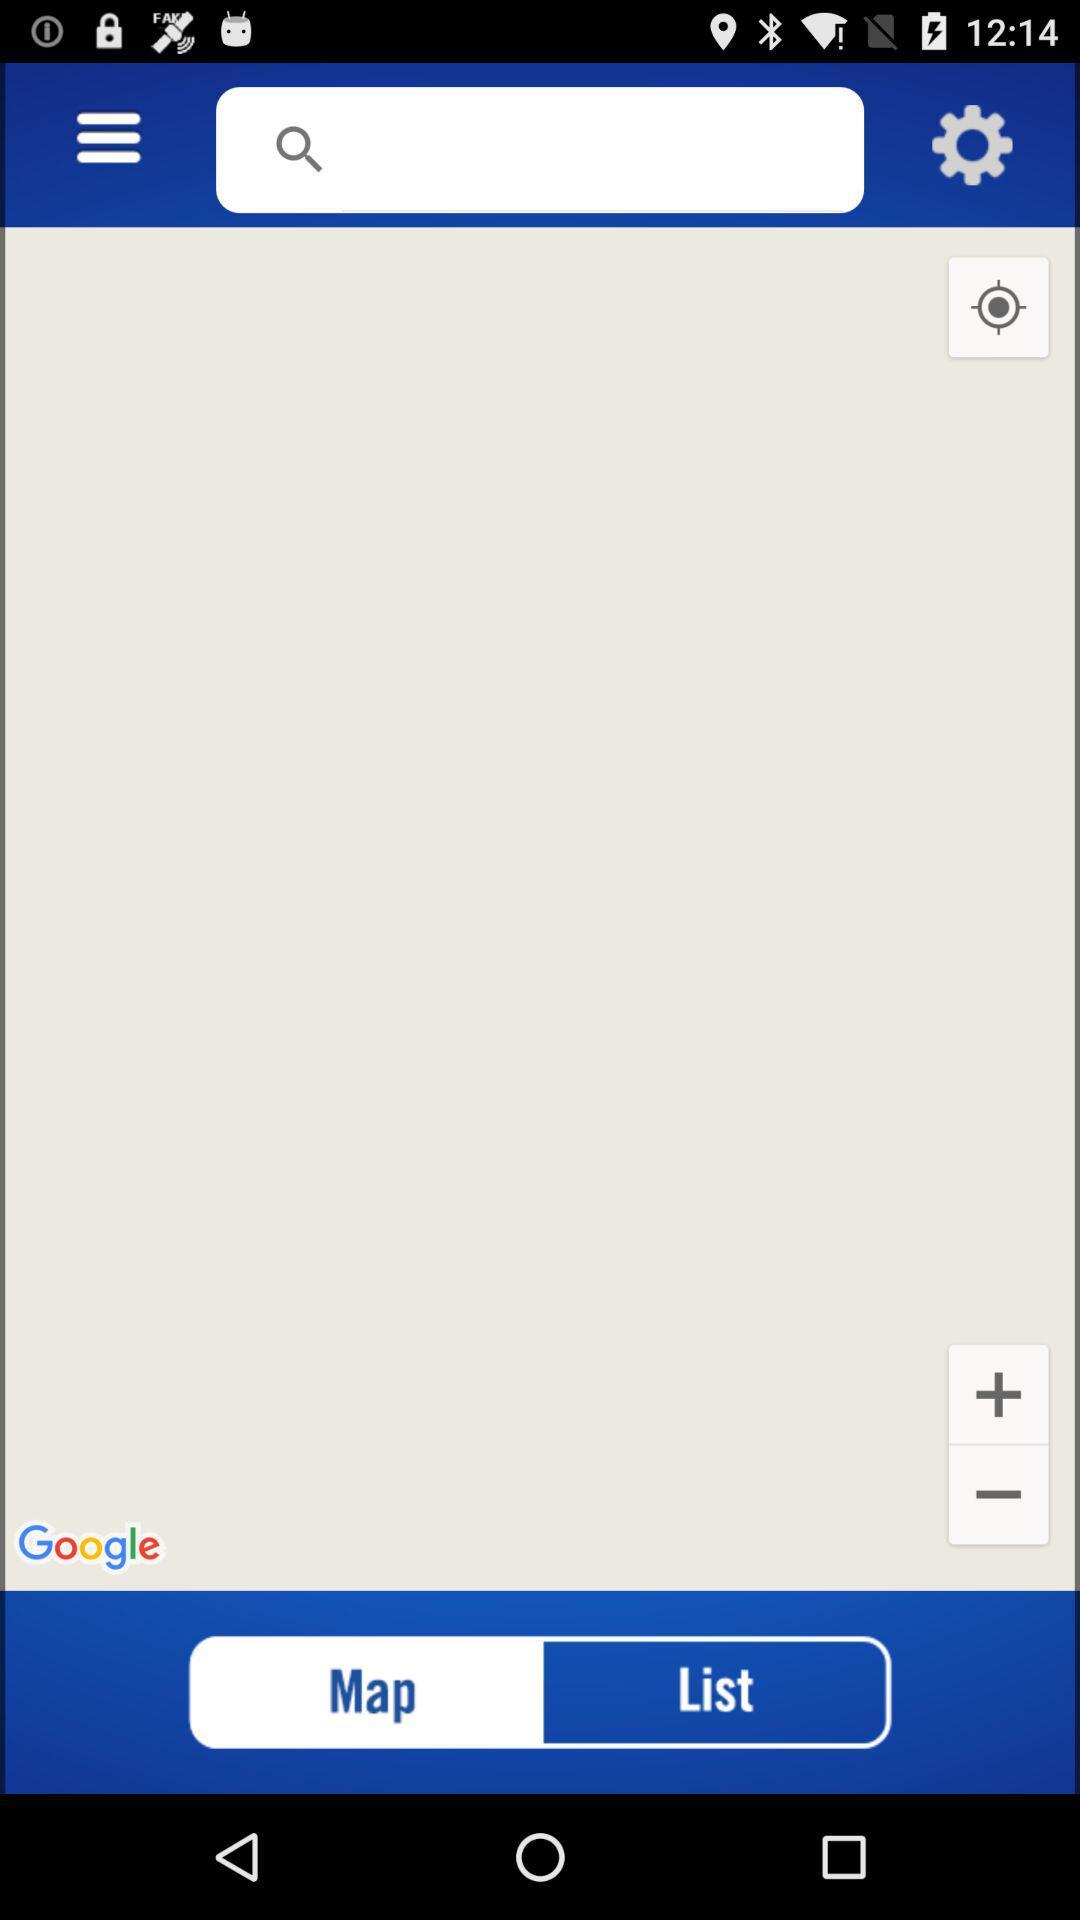  I want to click on the settings icon, so click(971, 154).